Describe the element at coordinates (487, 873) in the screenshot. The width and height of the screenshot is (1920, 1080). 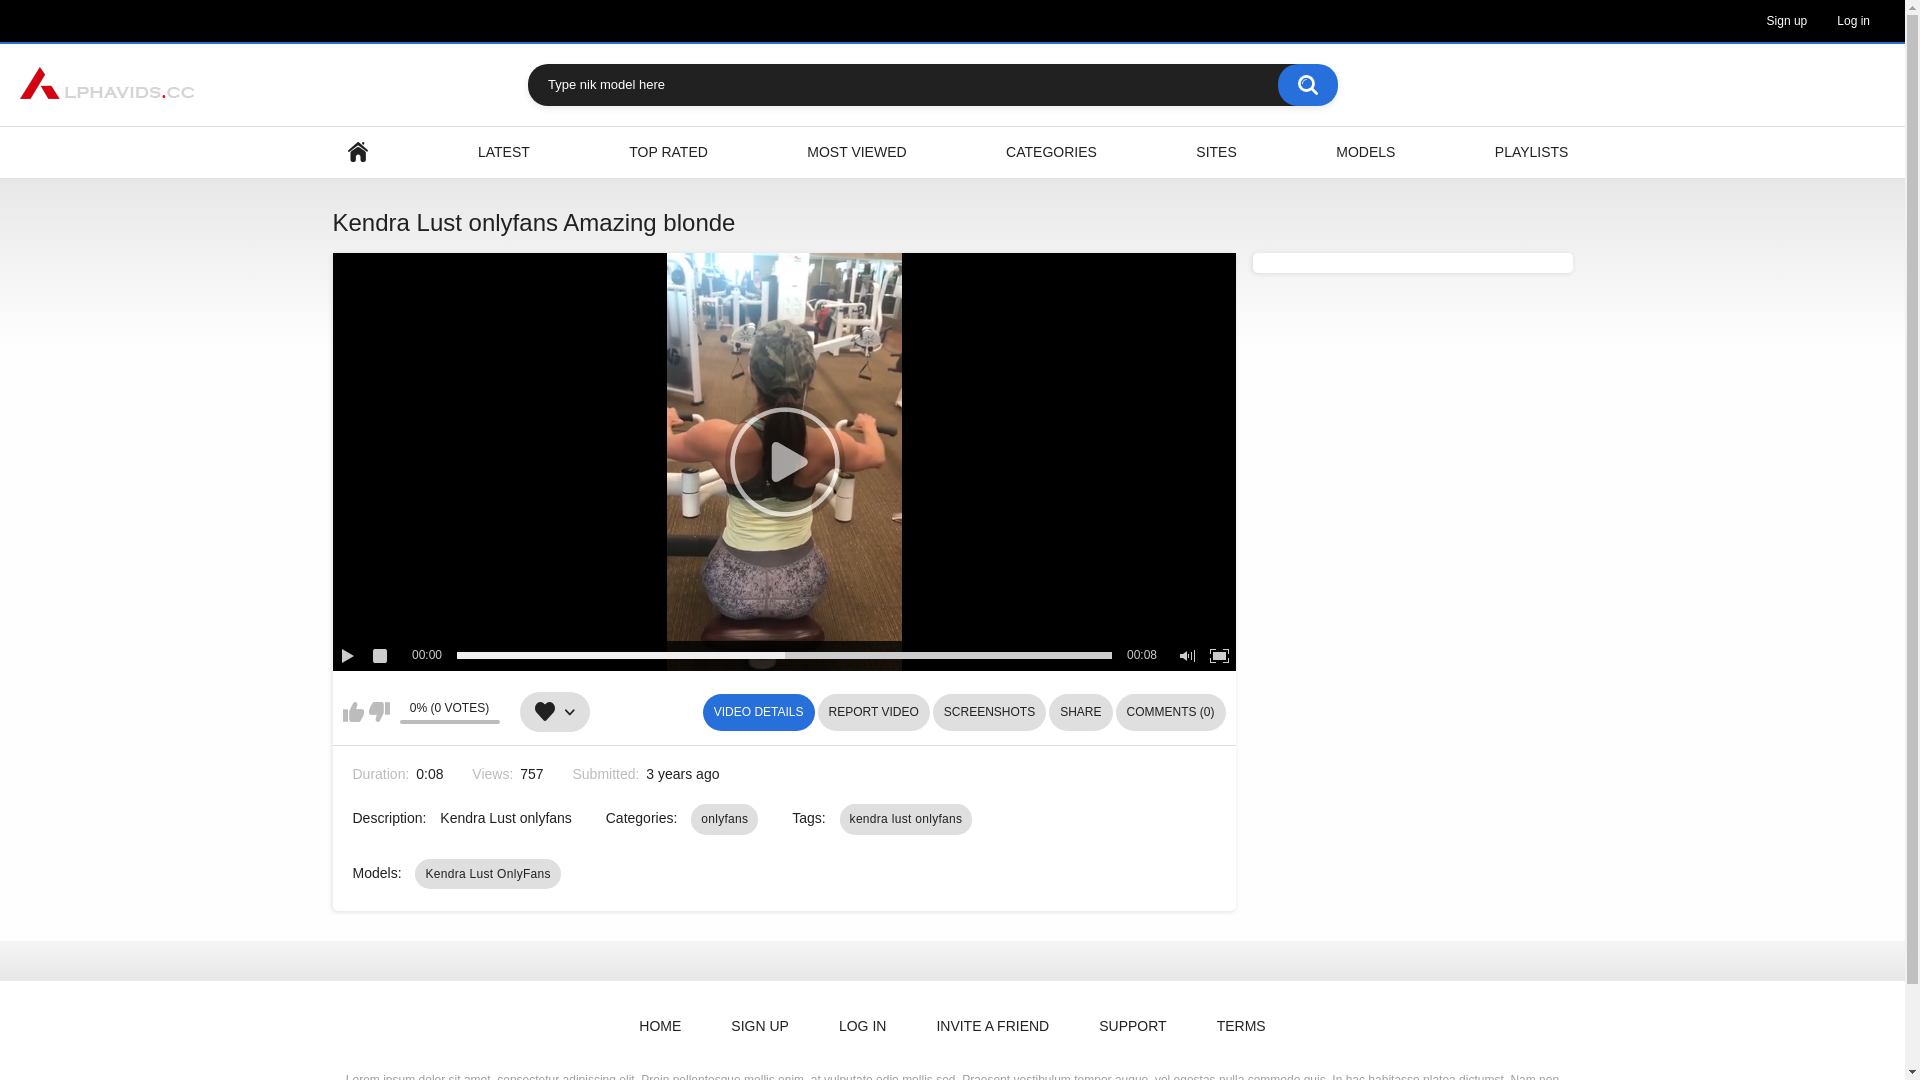
I see `'Kendra Lust OnlyFans'` at that location.